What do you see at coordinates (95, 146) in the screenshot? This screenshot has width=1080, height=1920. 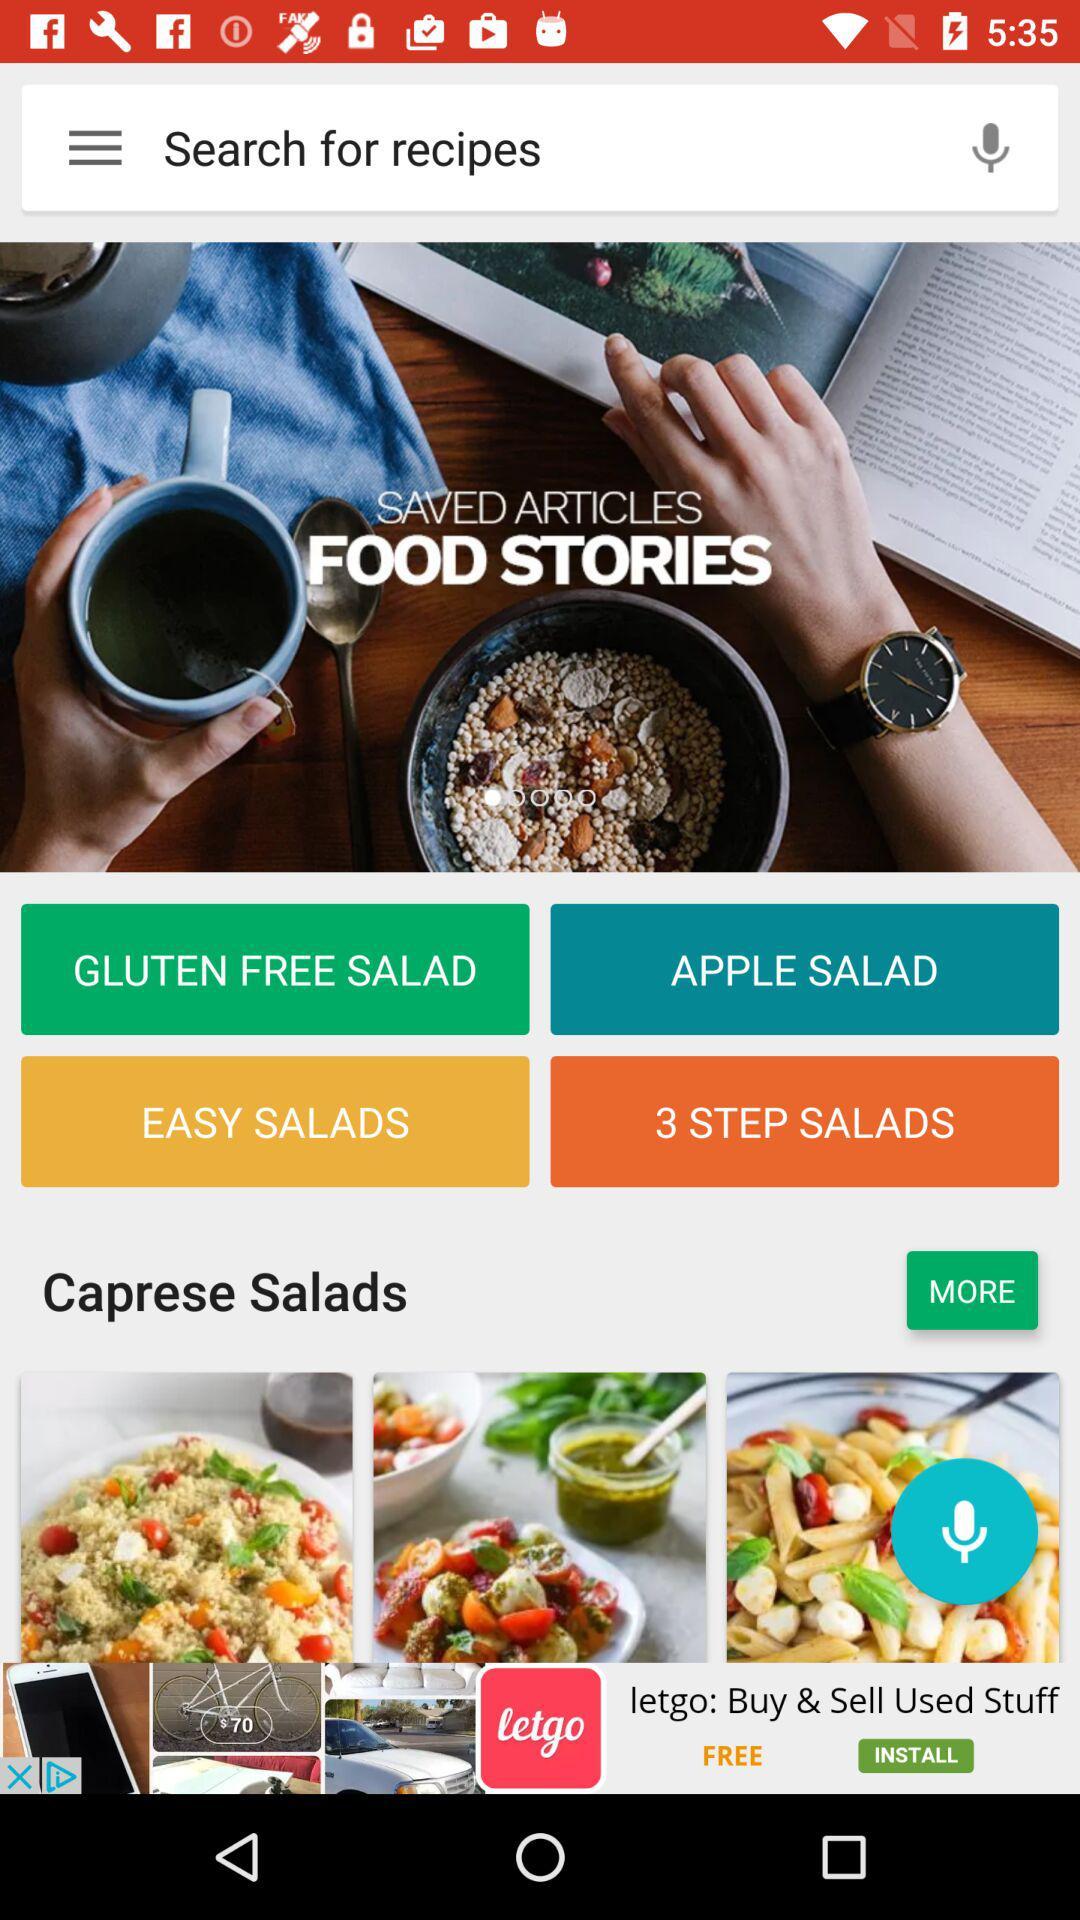 I see `the menu bar which is at first top left side of the page` at bounding box center [95, 146].